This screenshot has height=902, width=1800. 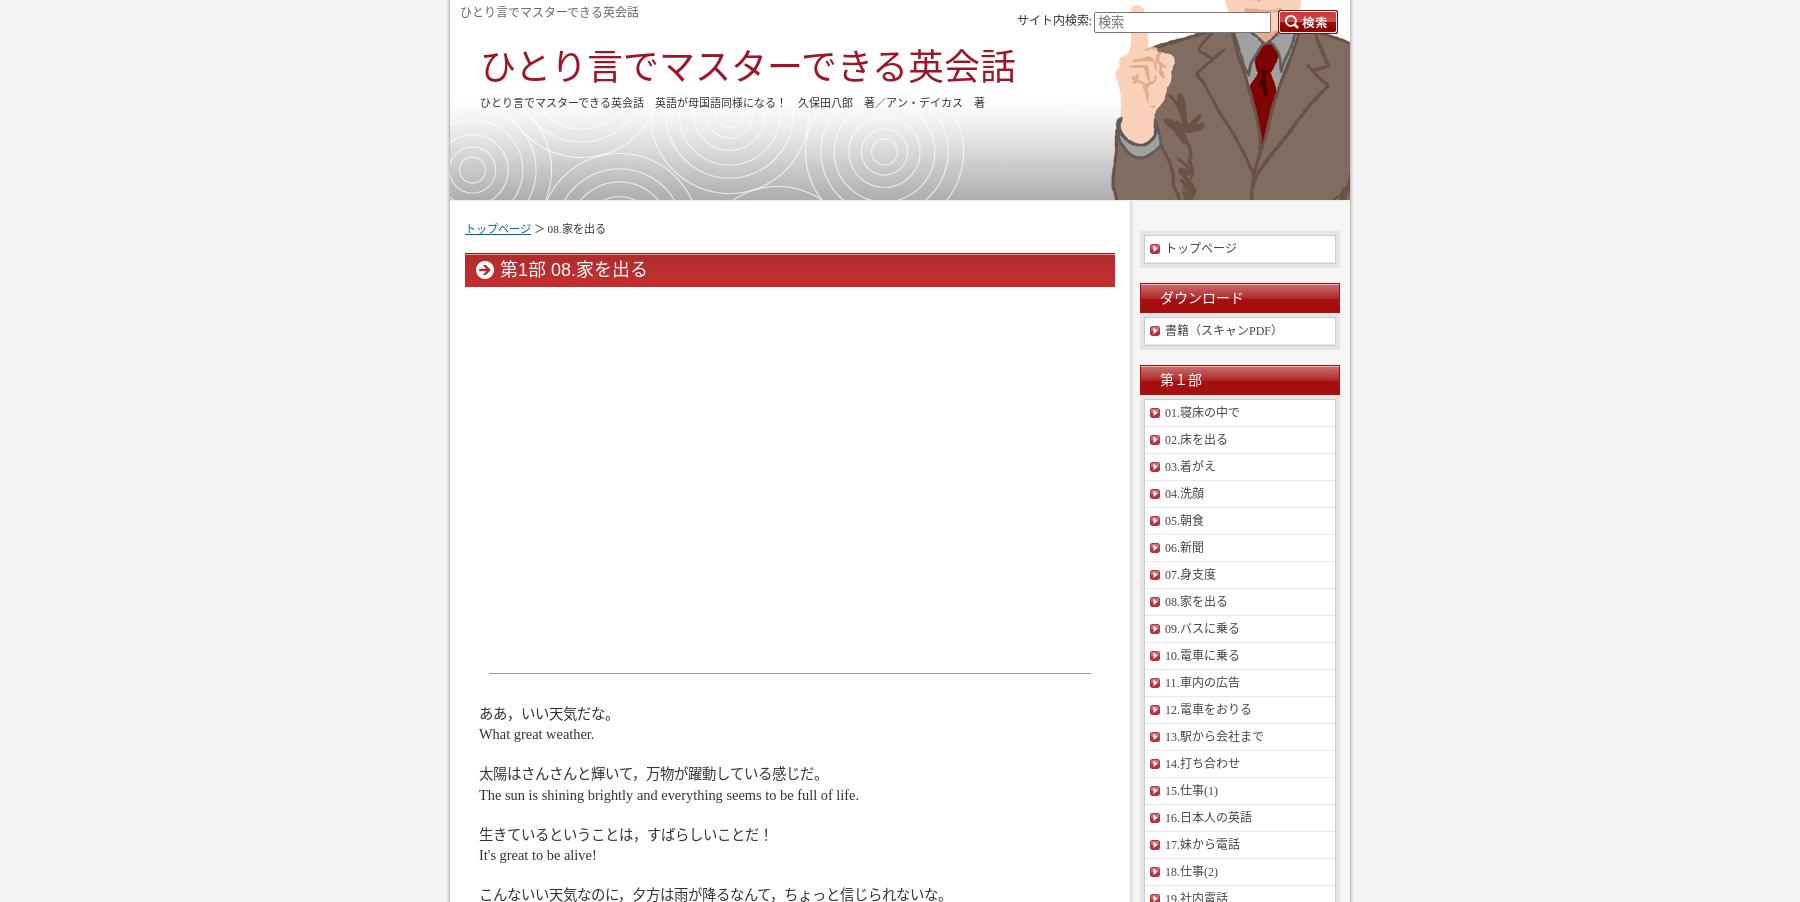 What do you see at coordinates (1201, 655) in the screenshot?
I see `'10.電車に乗る'` at bounding box center [1201, 655].